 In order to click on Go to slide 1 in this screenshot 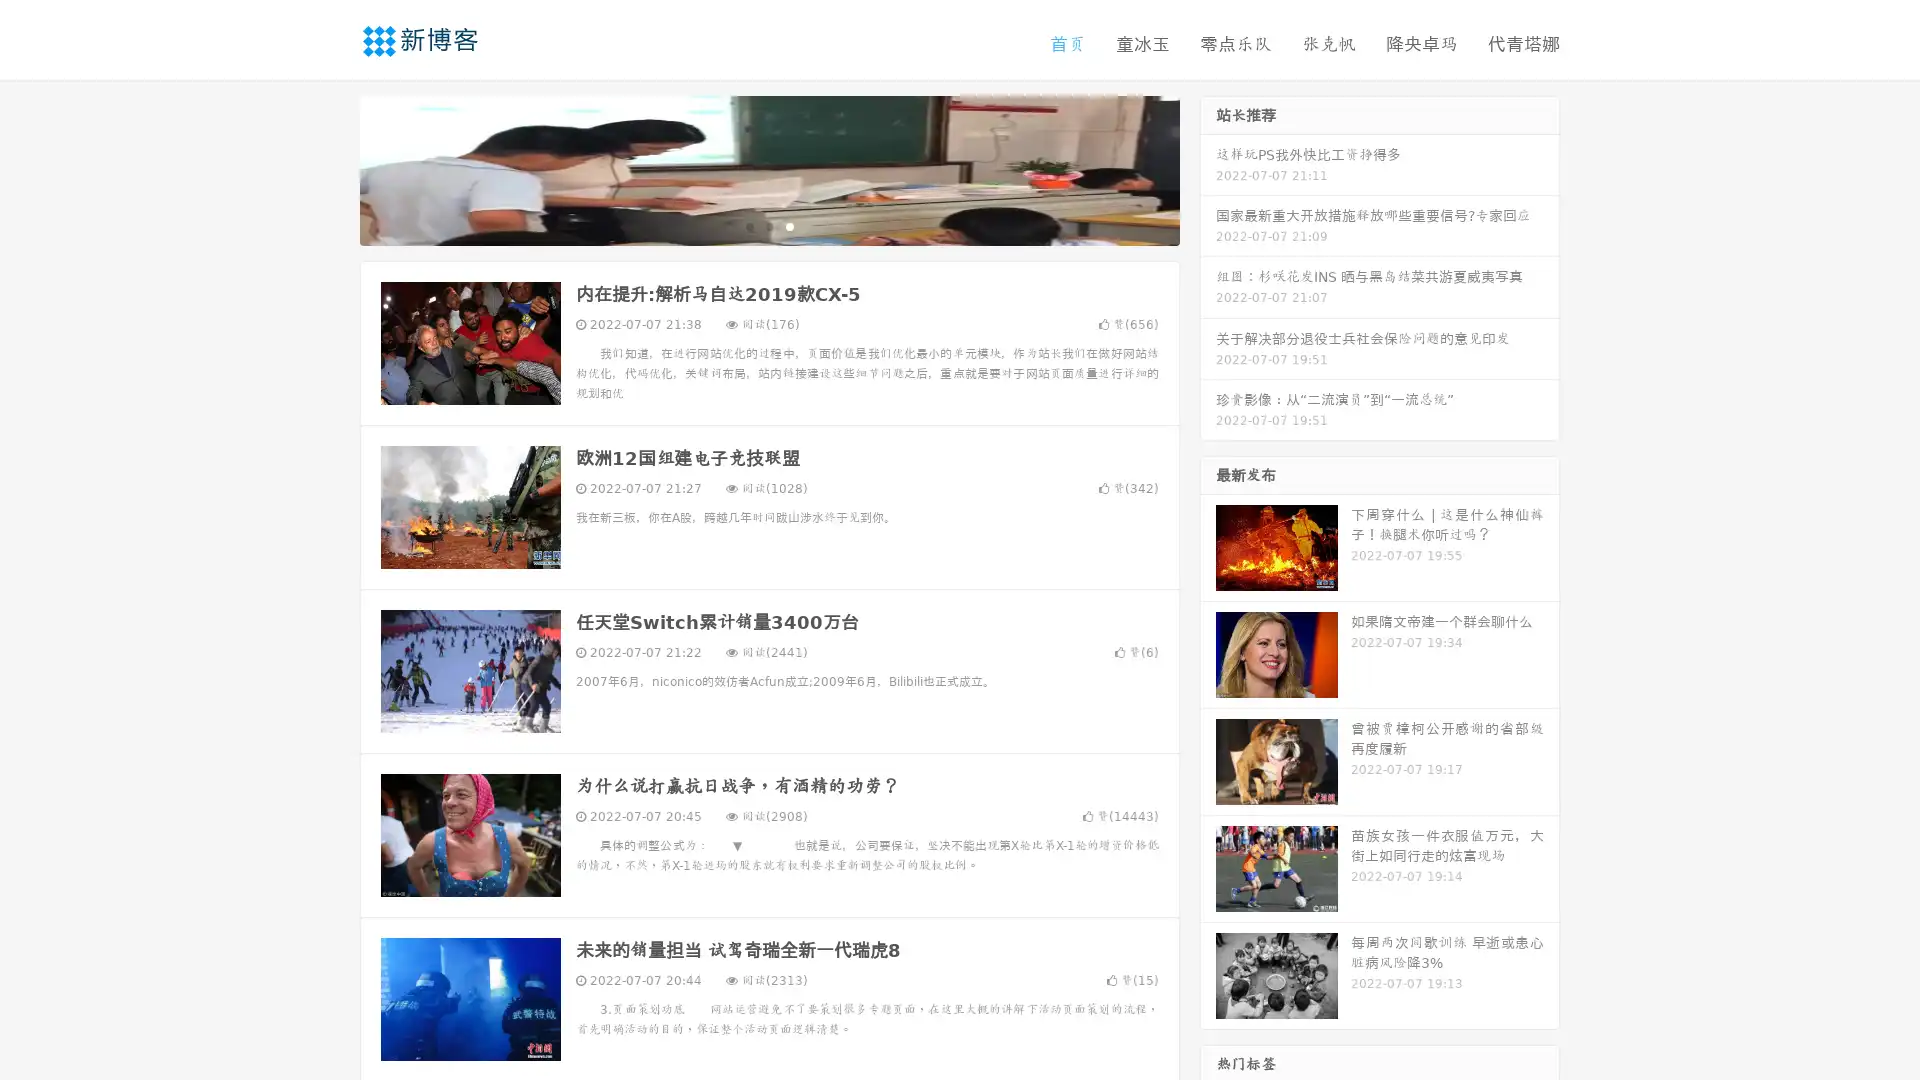, I will do `click(748, 225)`.